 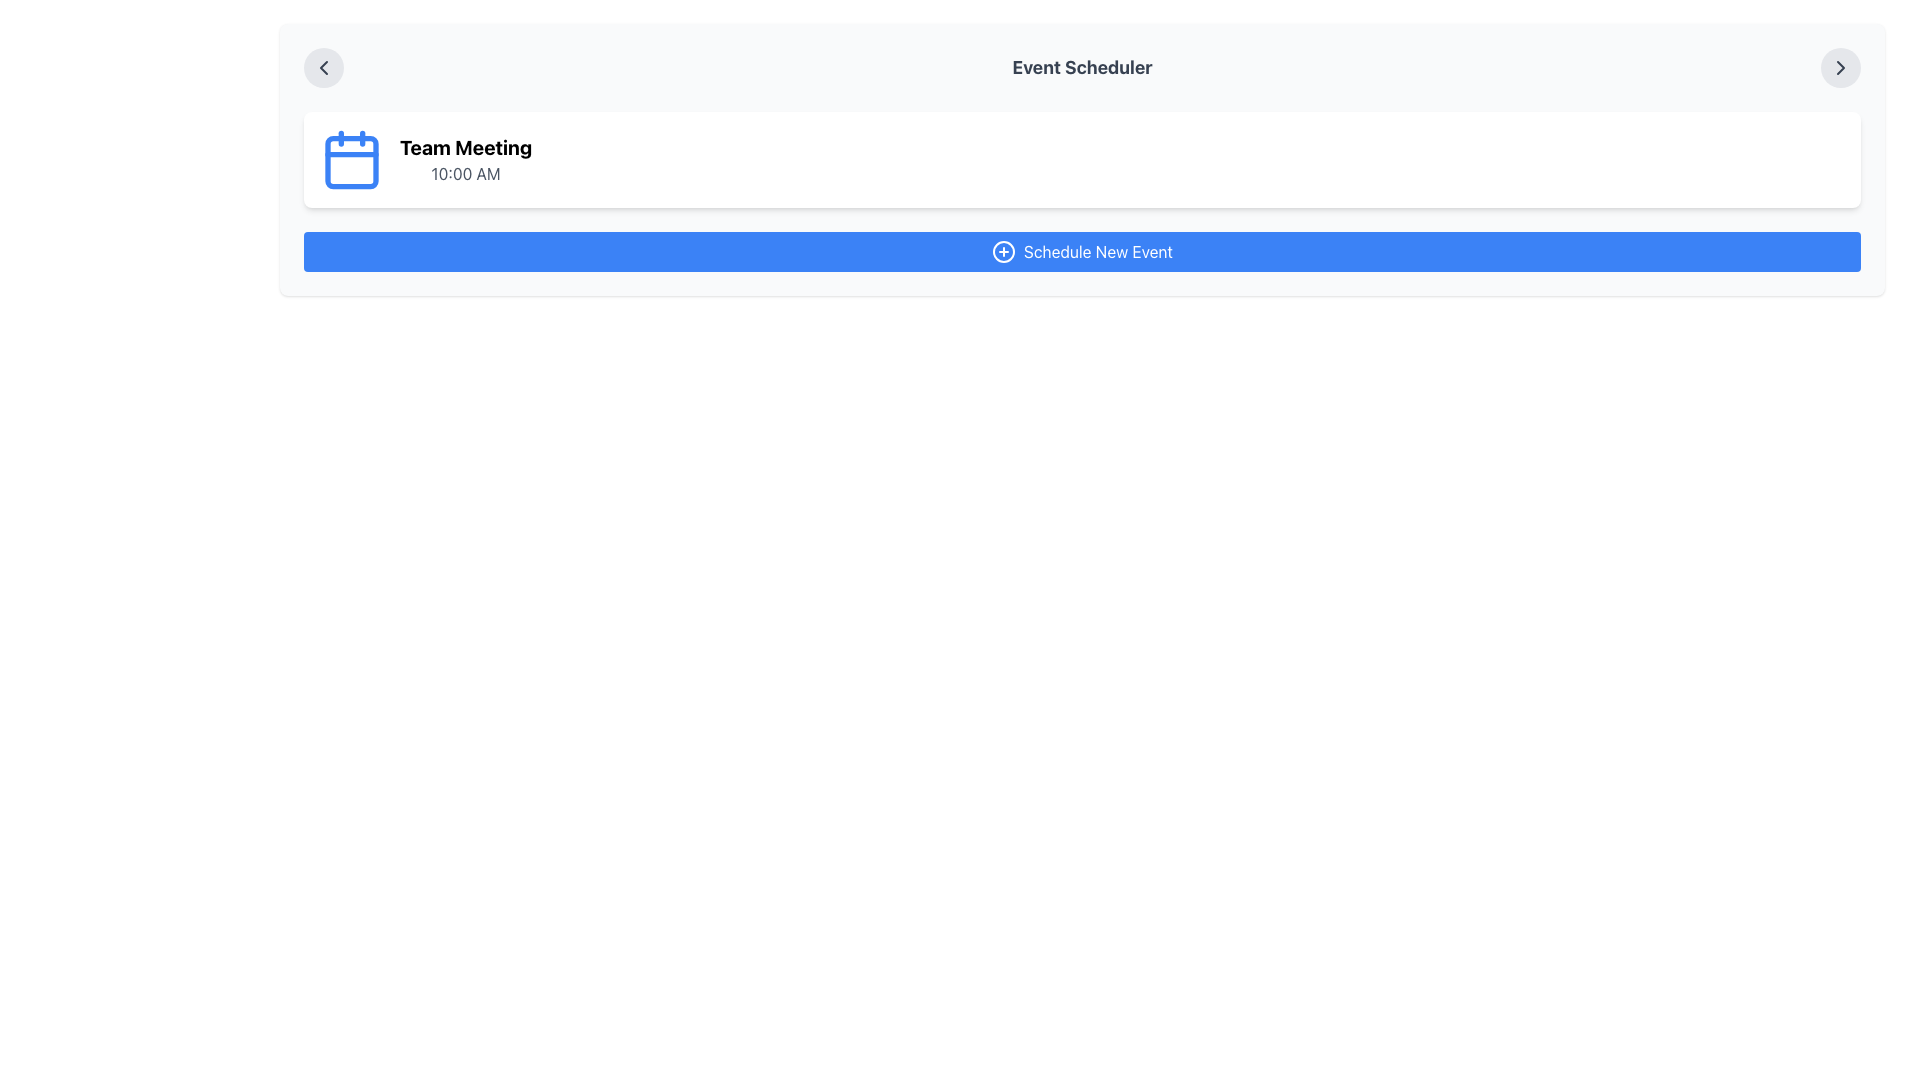 What do you see at coordinates (464, 172) in the screenshot?
I see `the text label indicating the scheduled time for the 'Team Meeting' event, located below the 'Team Meeting' text and aligned within the event description group` at bounding box center [464, 172].